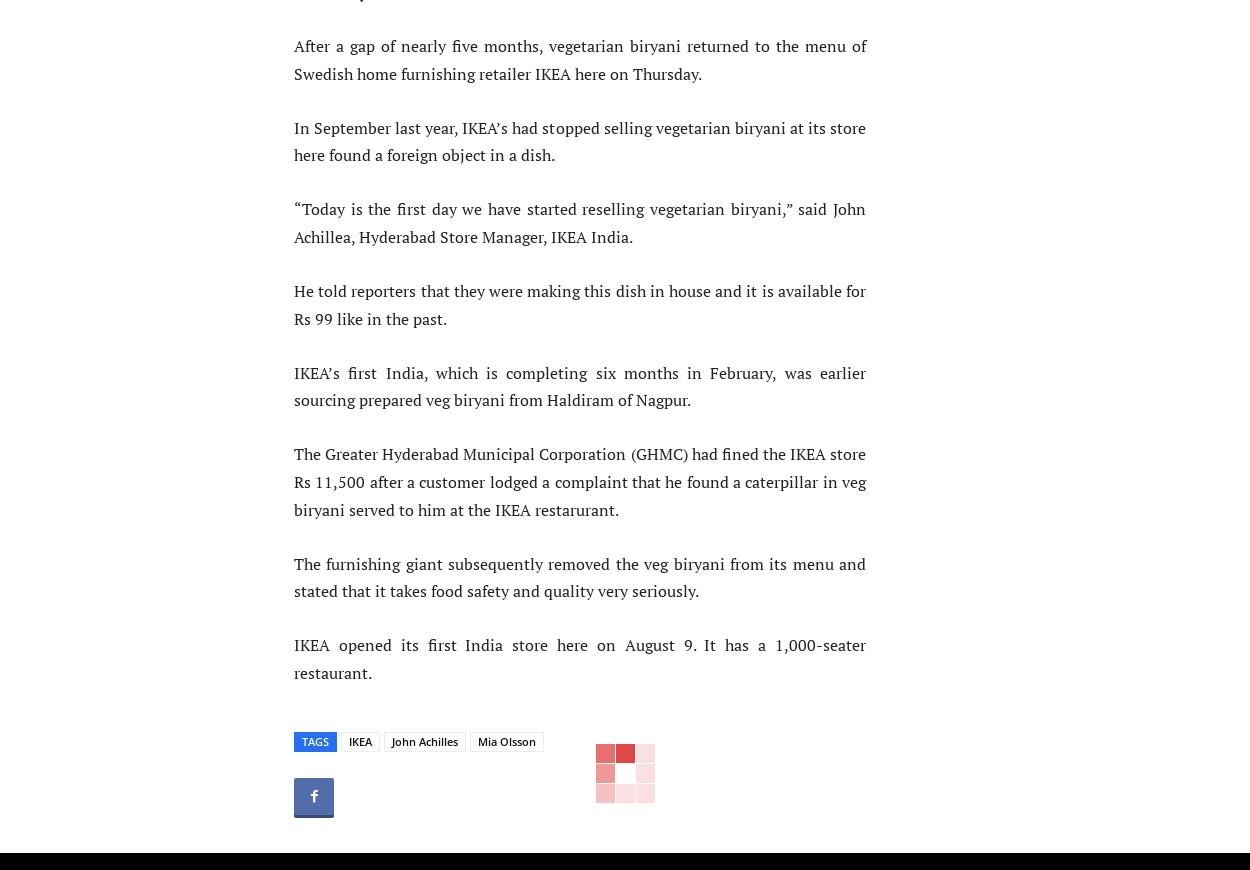 This screenshot has height=870, width=1250. Describe the element at coordinates (507, 740) in the screenshot. I see `'Mia Olsson'` at that location.